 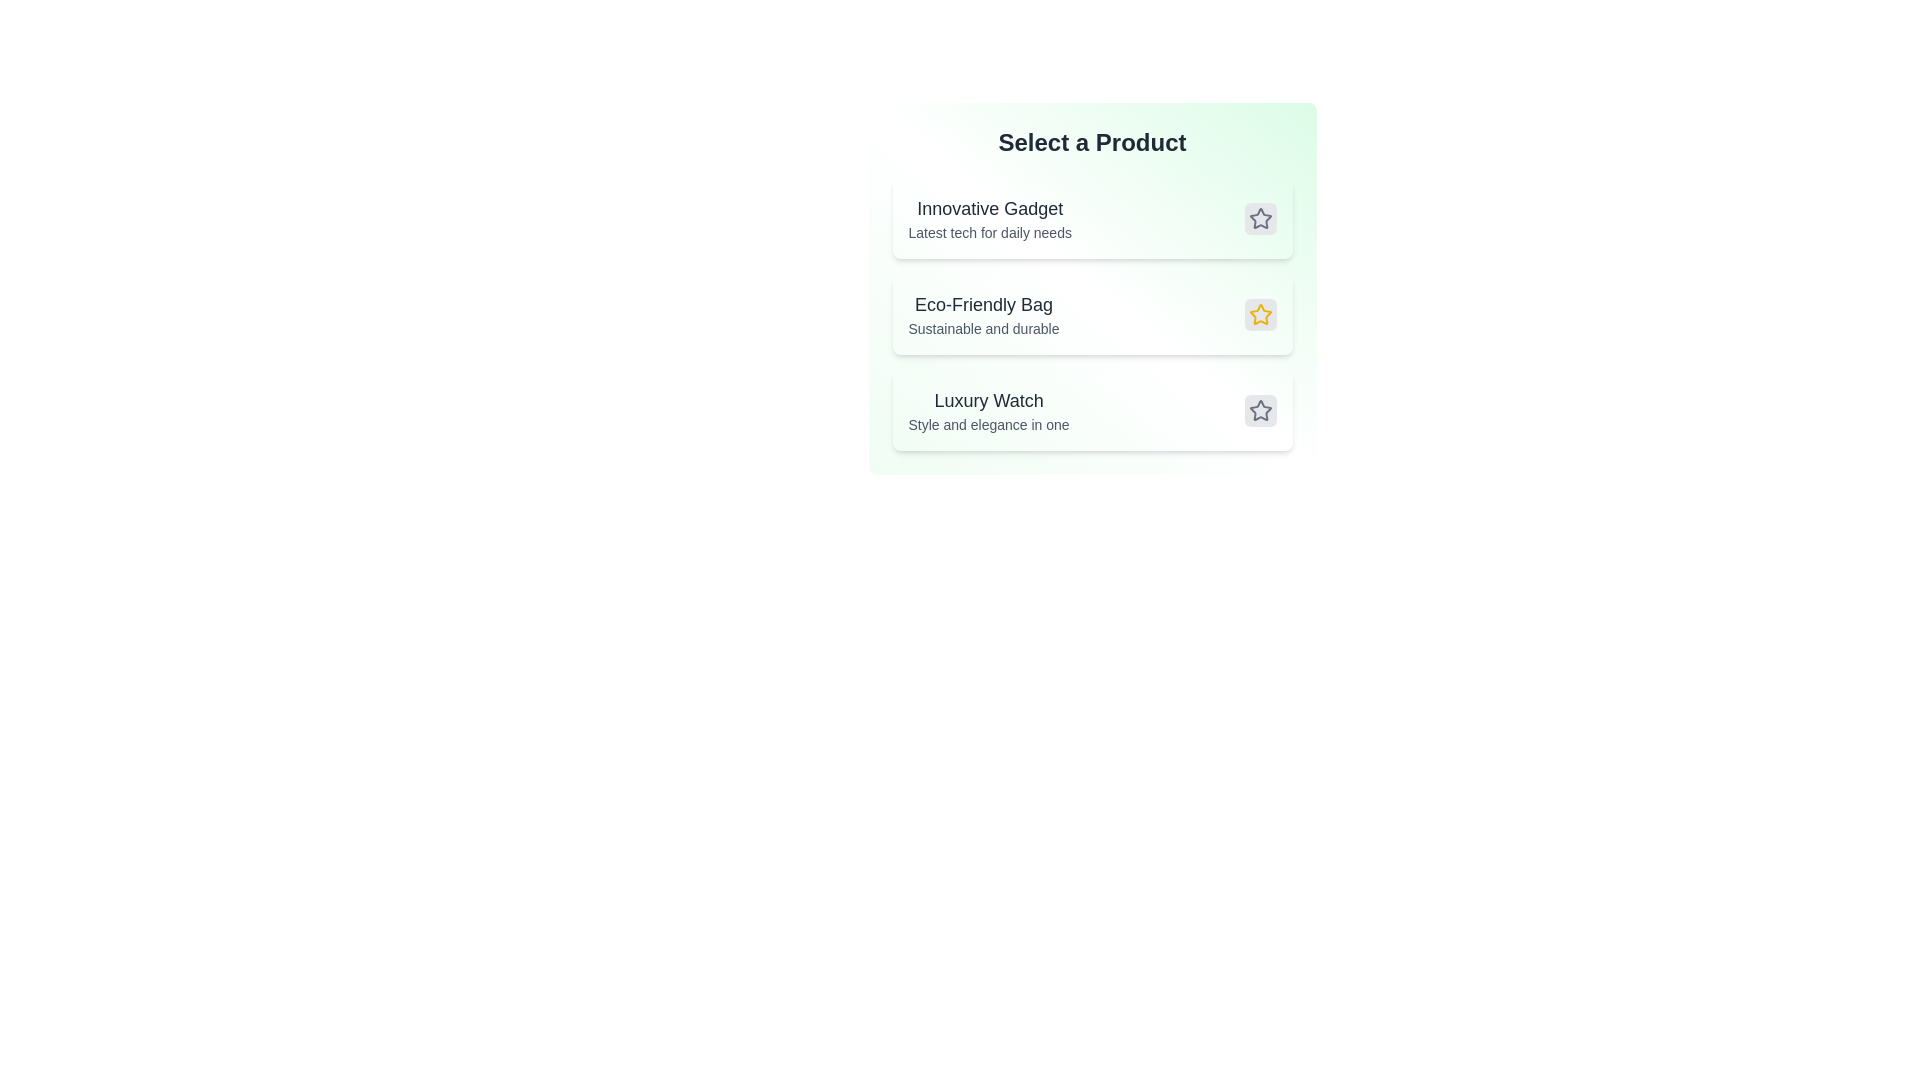 What do you see at coordinates (988, 410) in the screenshot?
I see `the product entry for Luxury Watch to inspect its details` at bounding box center [988, 410].